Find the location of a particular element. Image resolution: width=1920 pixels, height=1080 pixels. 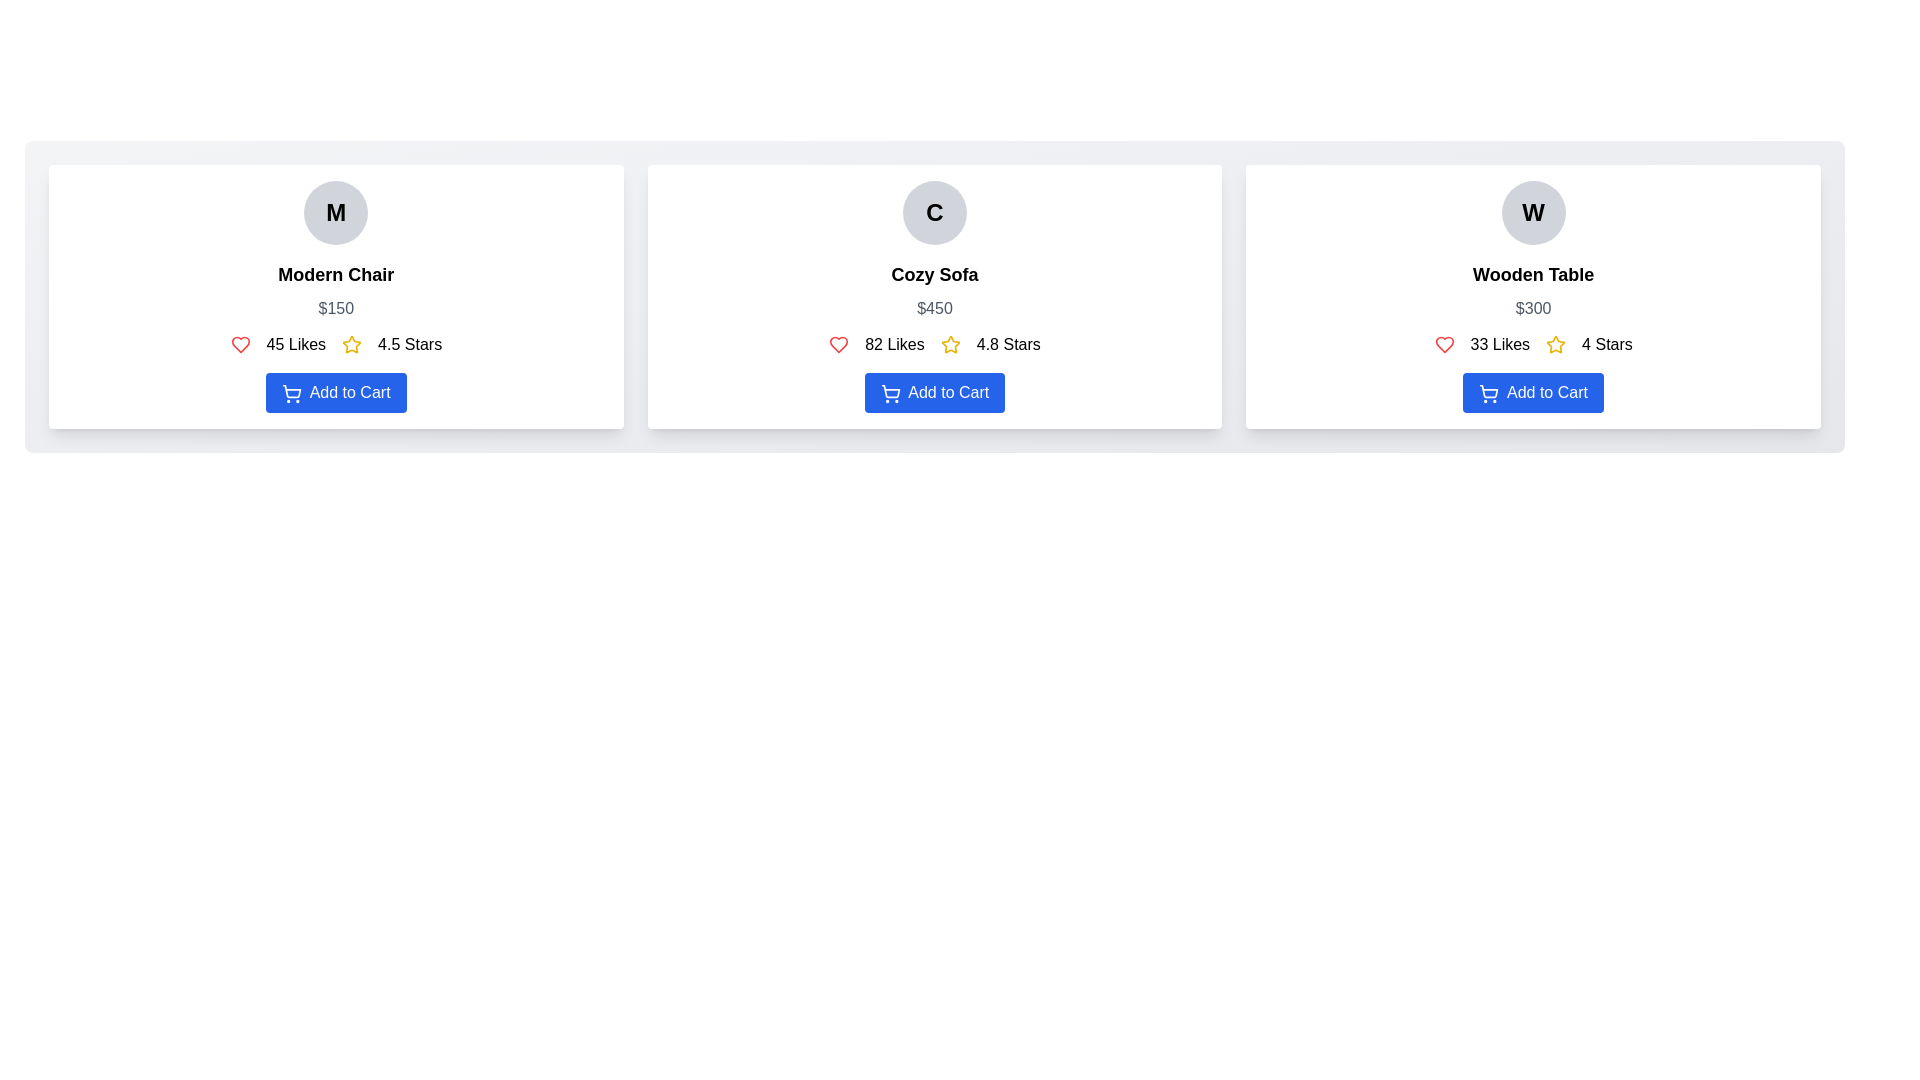

the informative text displaying '45 Likes' and '4.5 Stars' in the 'Modern Chair' card, located above the 'Add to Cart' button is located at coordinates (336, 343).